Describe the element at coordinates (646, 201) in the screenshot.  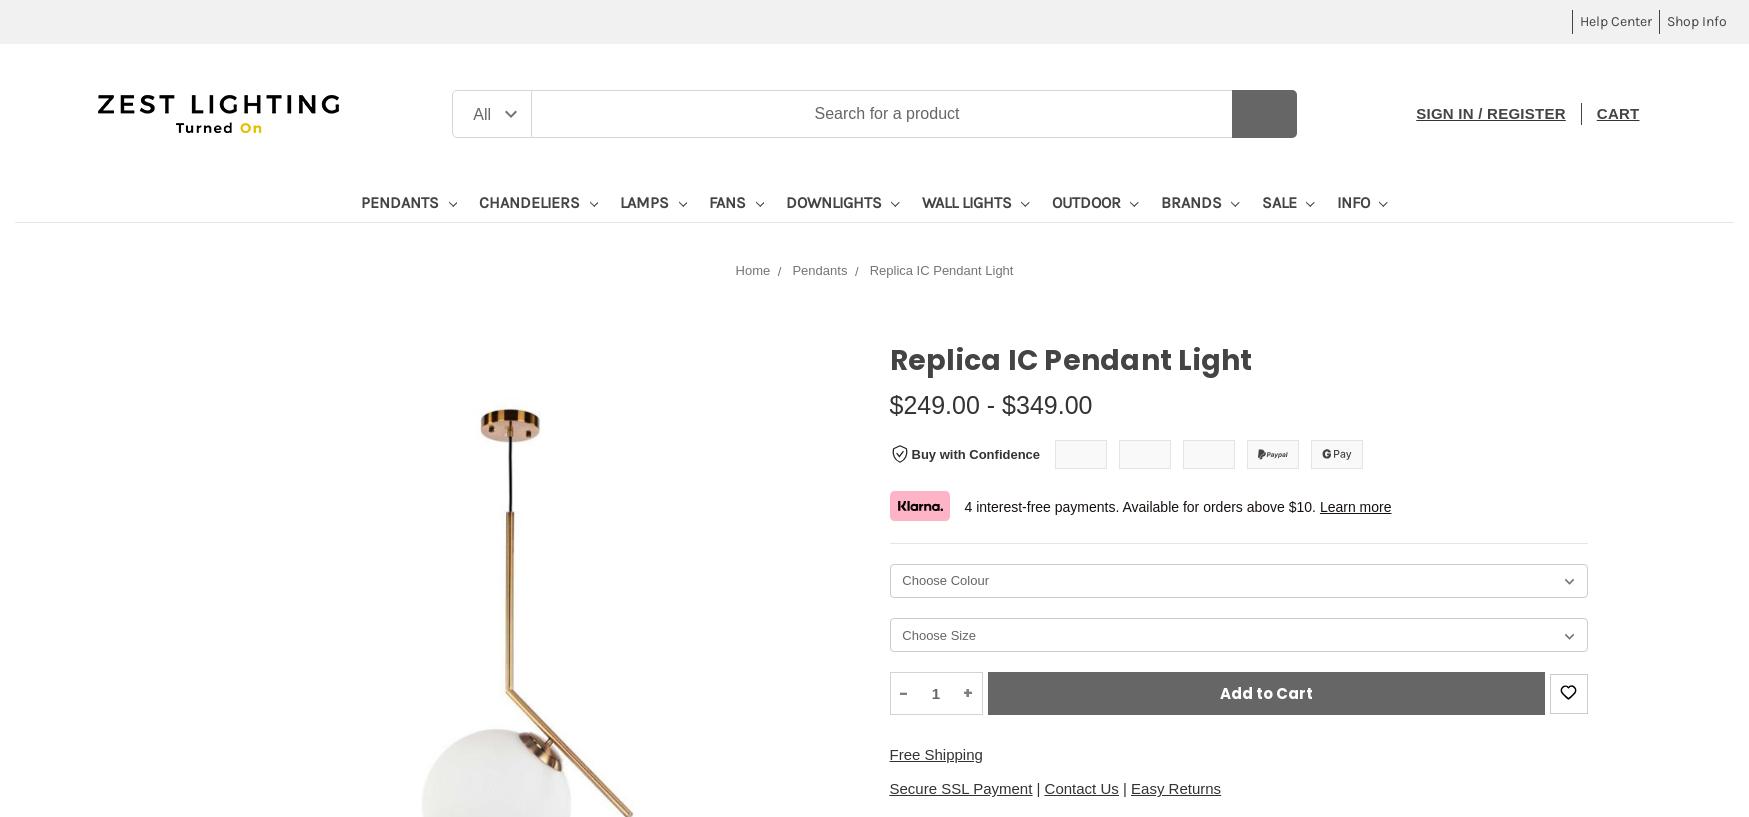
I see `'Lamps'` at that location.